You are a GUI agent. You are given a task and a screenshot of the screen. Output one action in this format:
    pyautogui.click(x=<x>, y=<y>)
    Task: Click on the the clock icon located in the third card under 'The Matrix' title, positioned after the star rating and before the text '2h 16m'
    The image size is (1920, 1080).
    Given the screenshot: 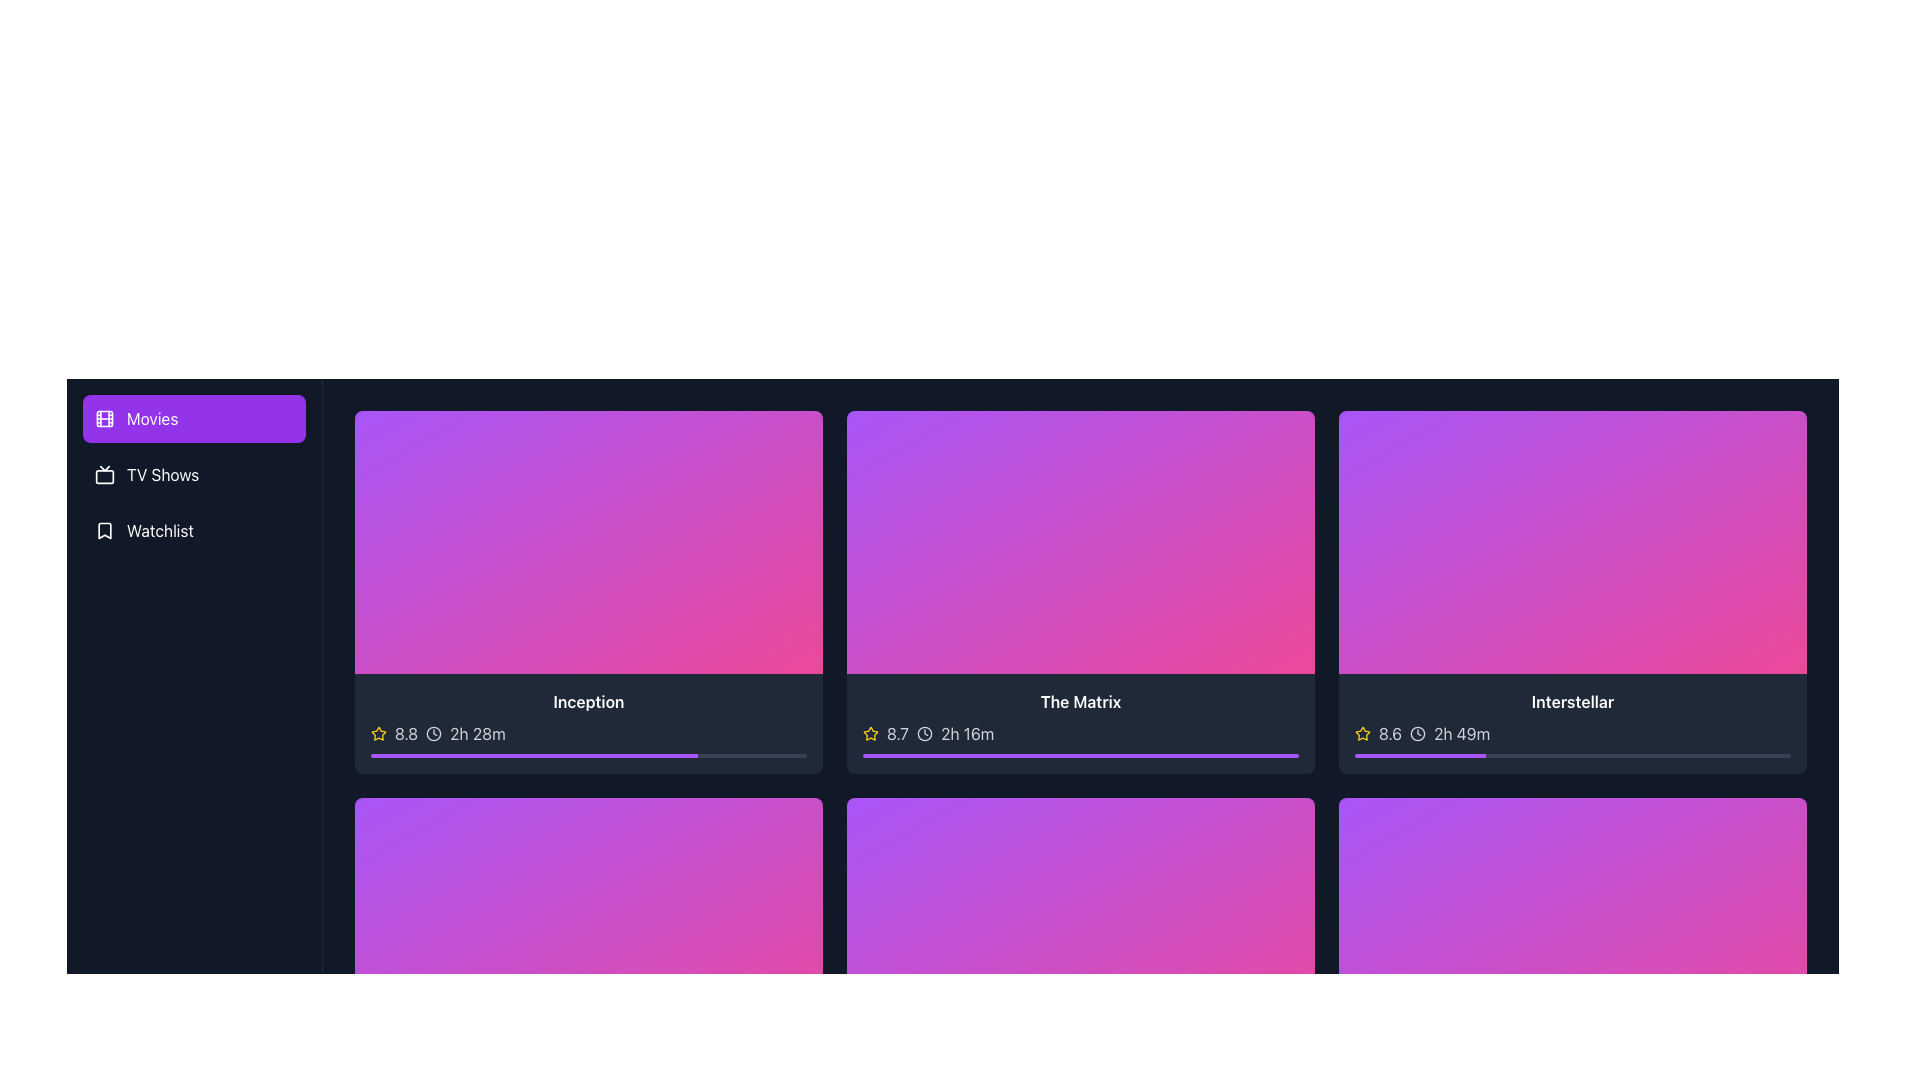 What is the action you would take?
    pyautogui.click(x=924, y=734)
    